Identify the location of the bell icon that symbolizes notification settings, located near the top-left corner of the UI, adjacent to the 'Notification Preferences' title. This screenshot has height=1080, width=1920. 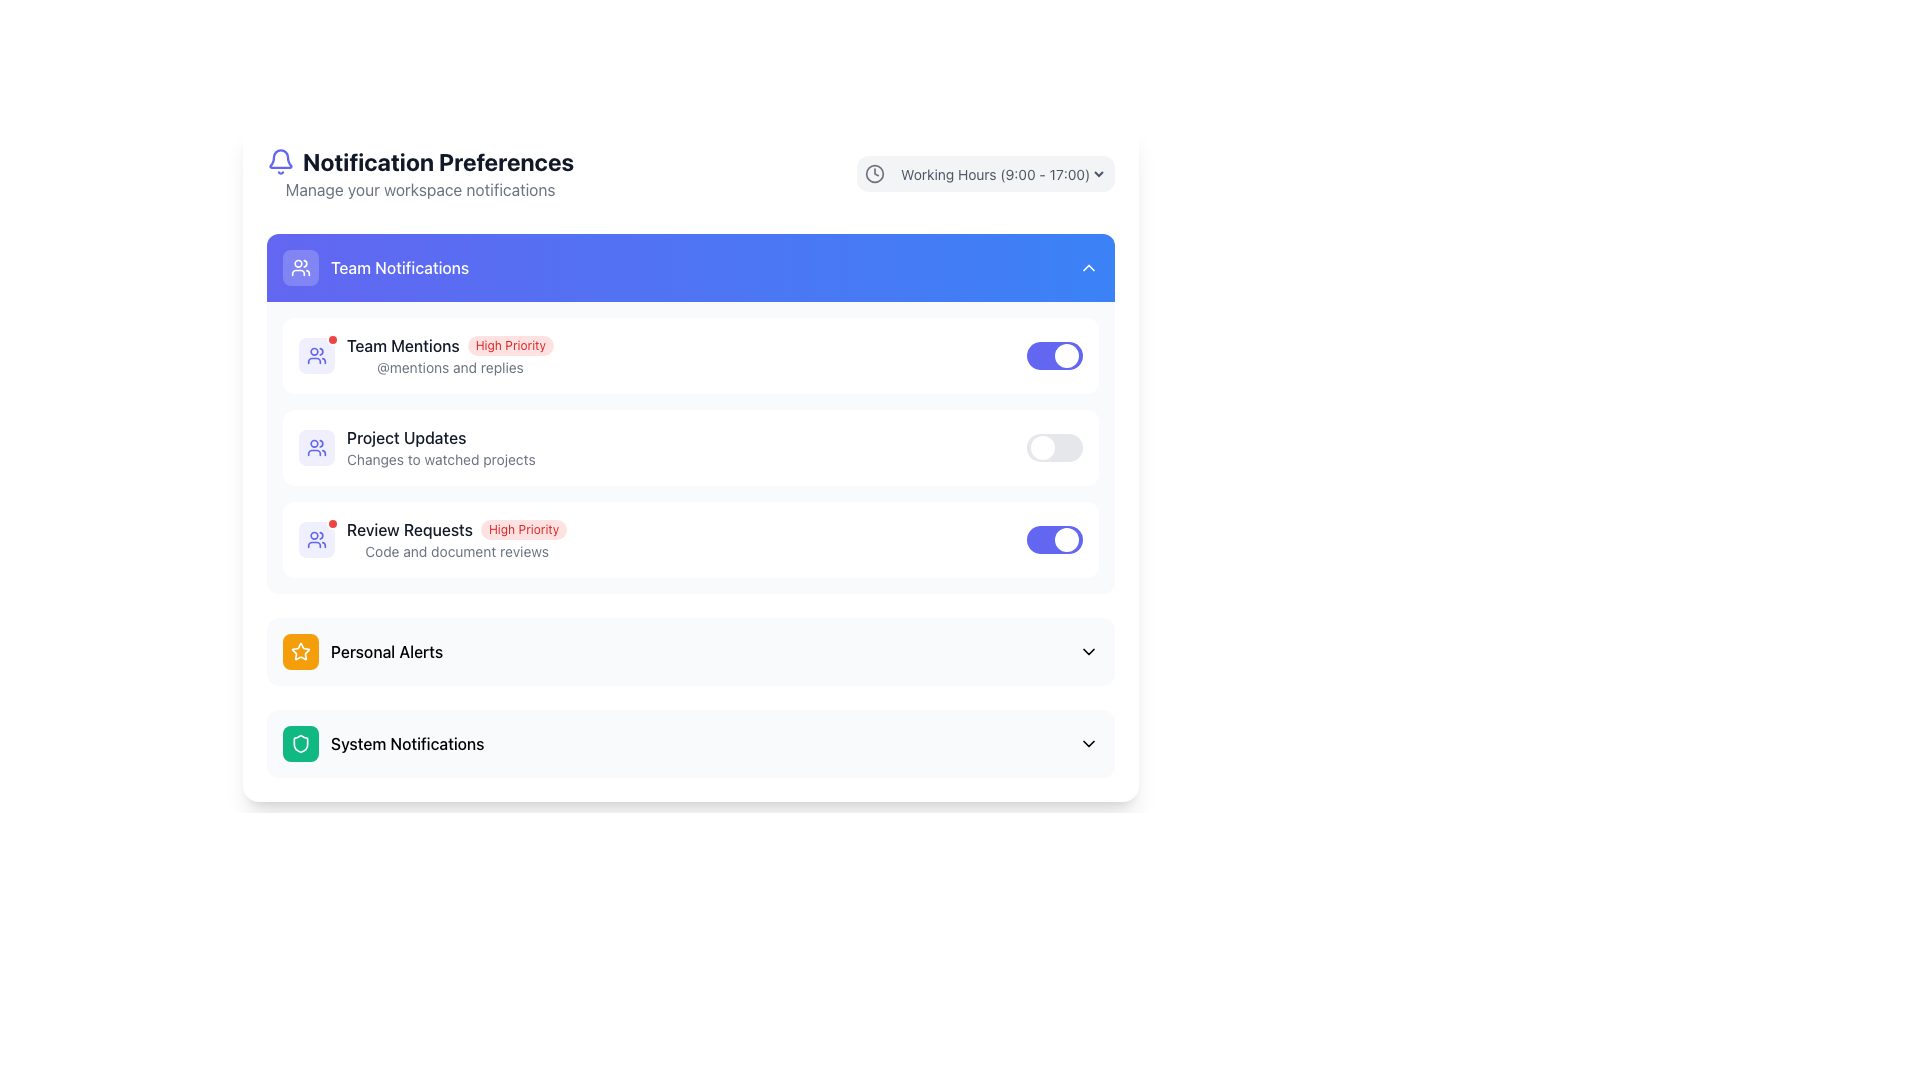
(280, 158).